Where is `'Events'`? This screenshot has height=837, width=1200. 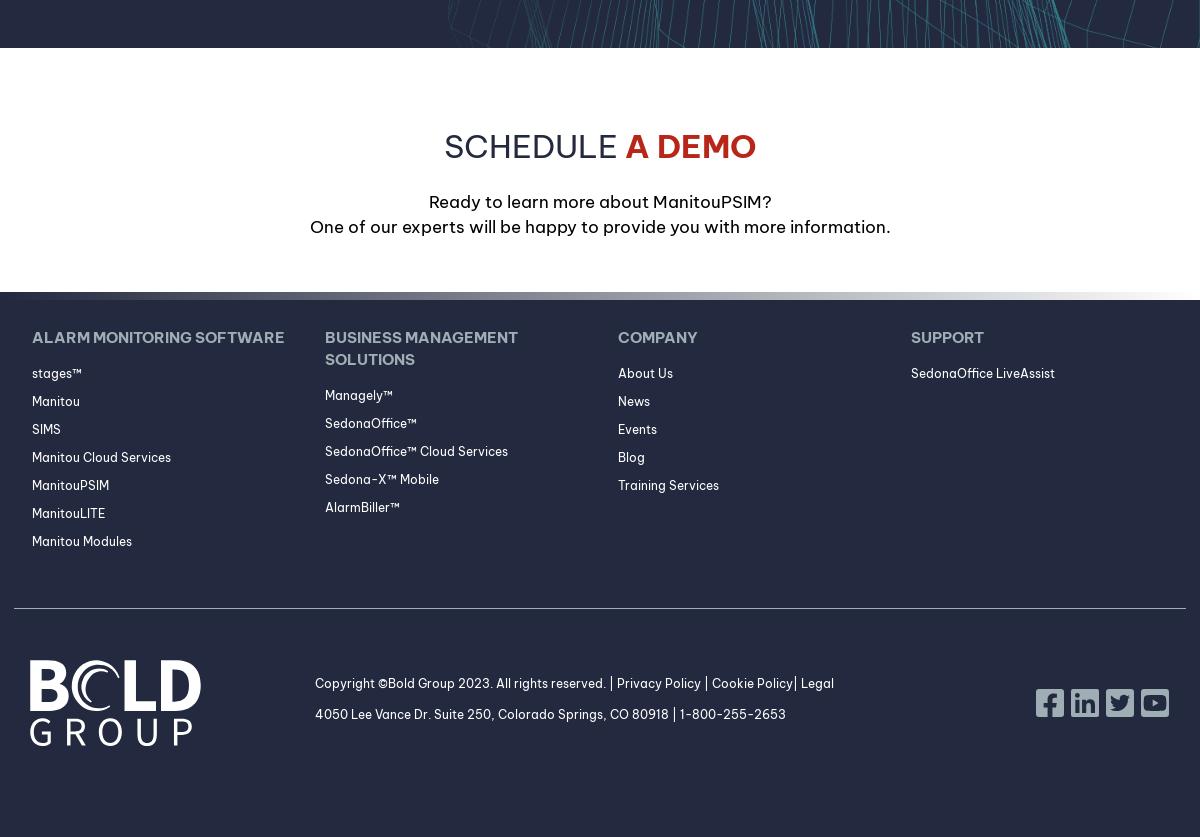 'Events' is located at coordinates (617, 428).